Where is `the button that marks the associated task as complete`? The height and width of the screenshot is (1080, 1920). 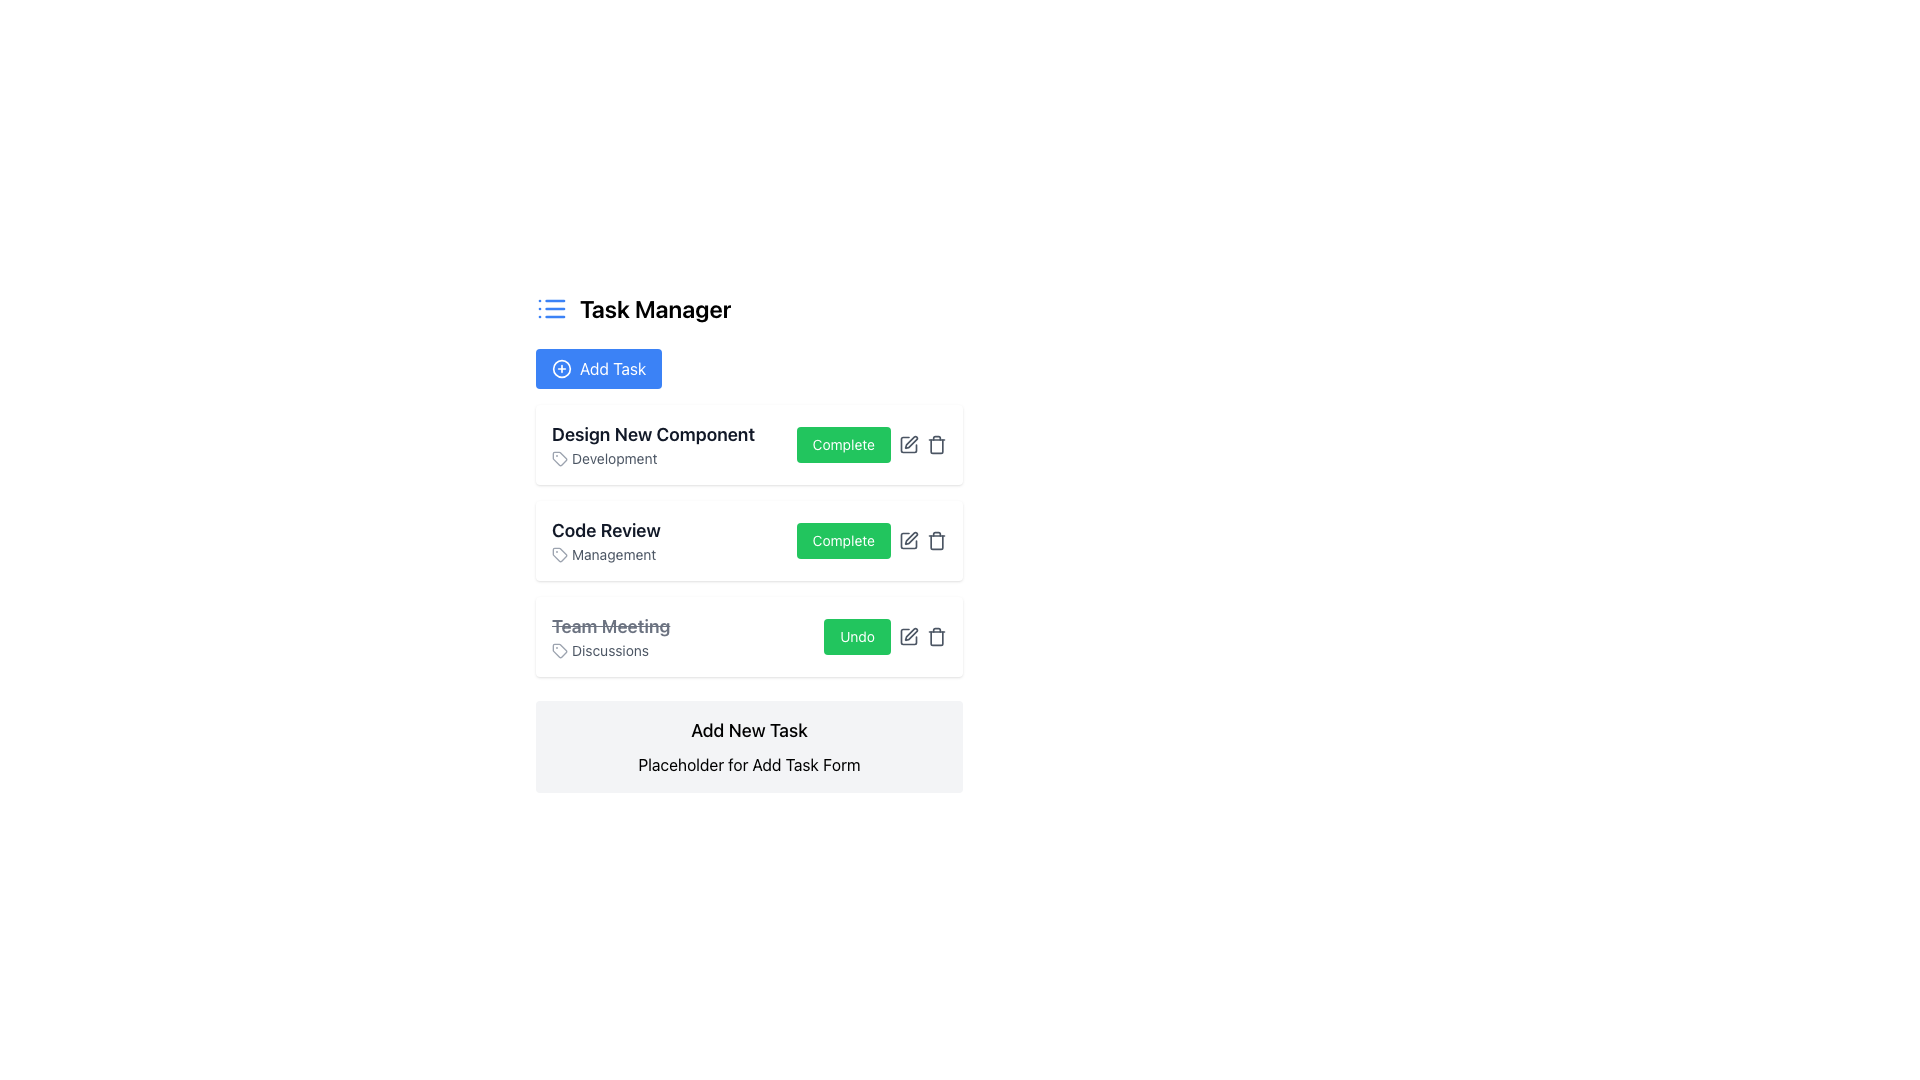
the button that marks the associated task as complete is located at coordinates (843, 540).